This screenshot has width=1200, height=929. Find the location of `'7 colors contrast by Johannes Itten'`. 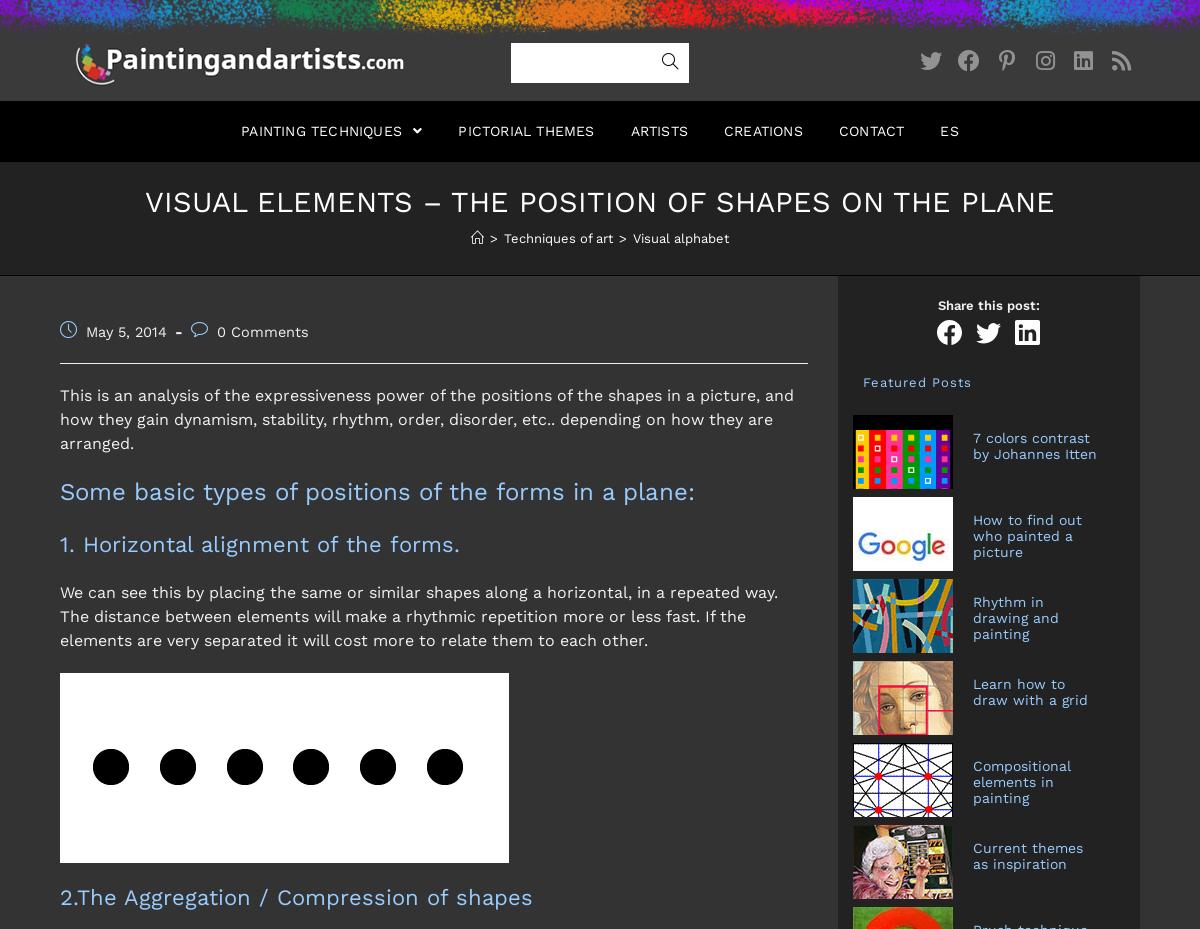

'7 colors contrast by Johannes Itten' is located at coordinates (972, 443).